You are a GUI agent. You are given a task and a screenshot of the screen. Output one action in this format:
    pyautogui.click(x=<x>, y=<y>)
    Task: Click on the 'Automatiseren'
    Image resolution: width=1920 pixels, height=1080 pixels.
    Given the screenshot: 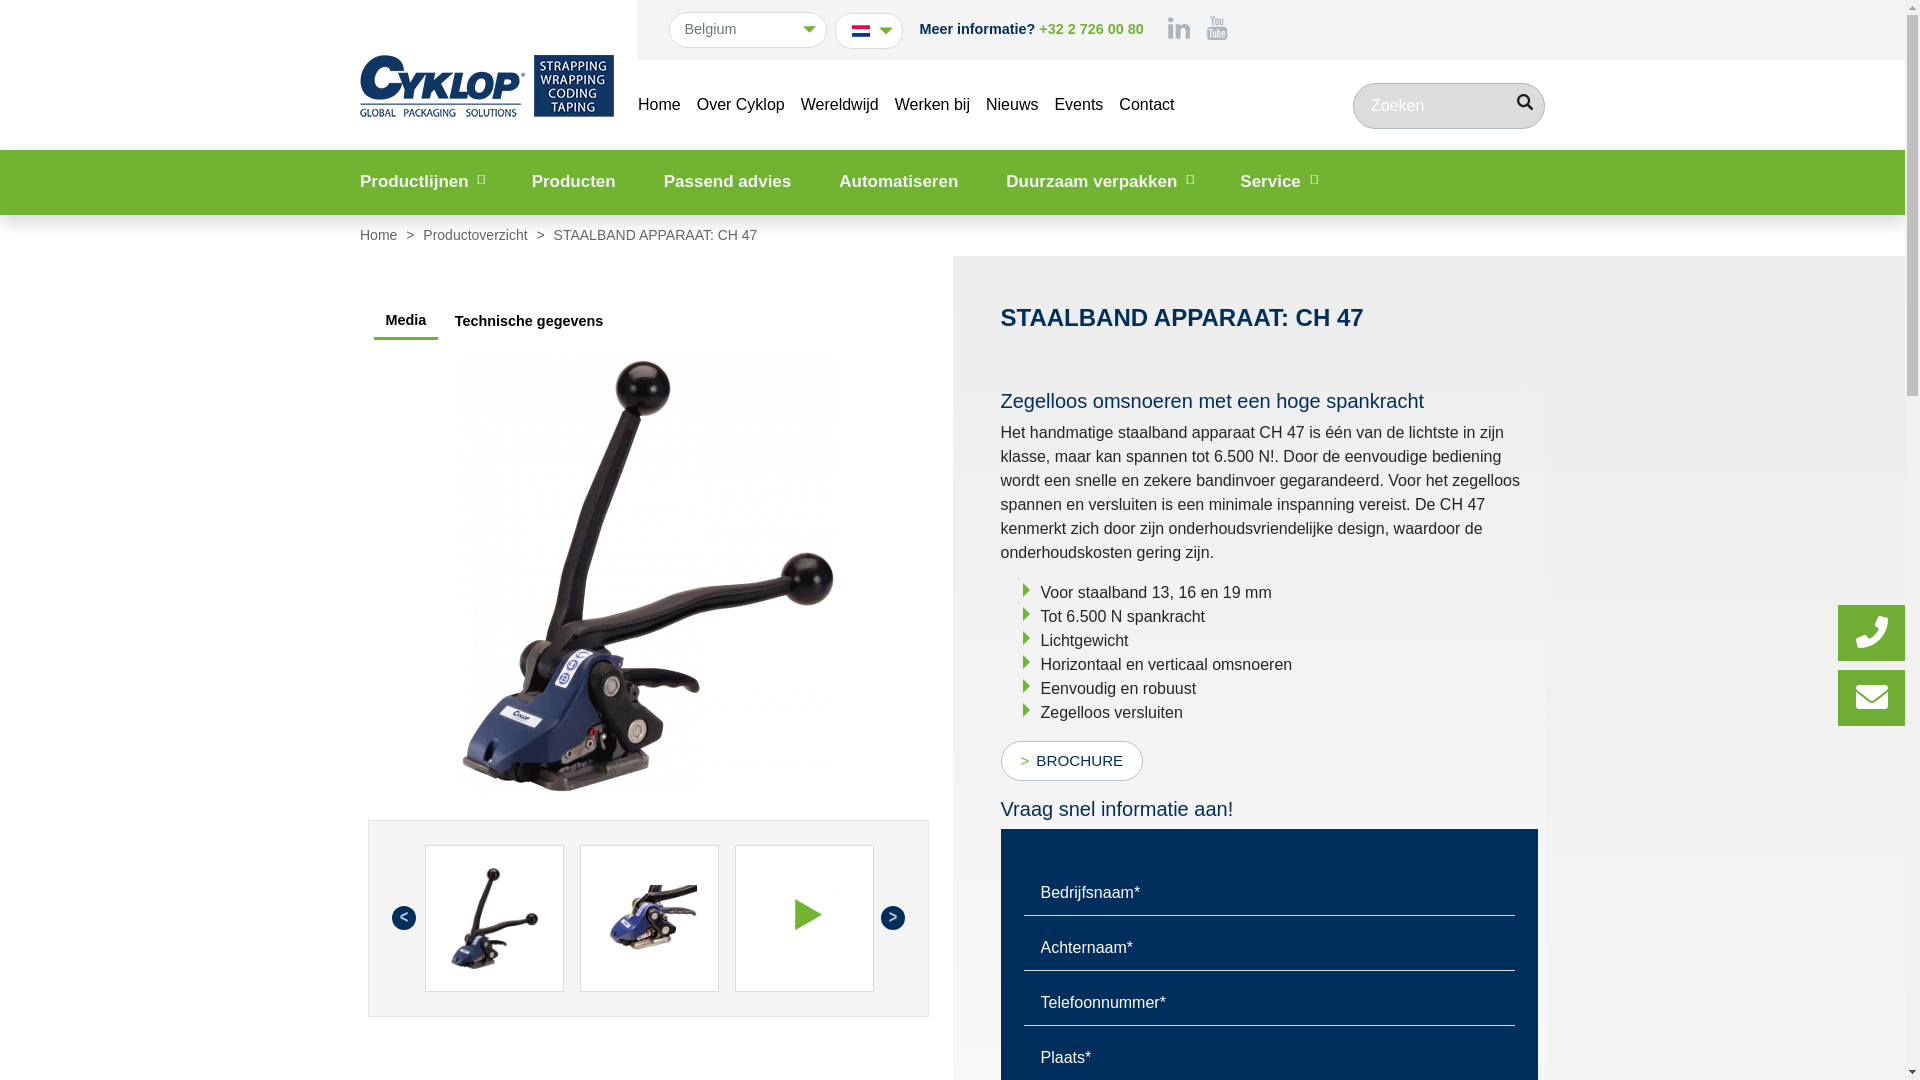 What is the action you would take?
    pyautogui.click(x=897, y=181)
    